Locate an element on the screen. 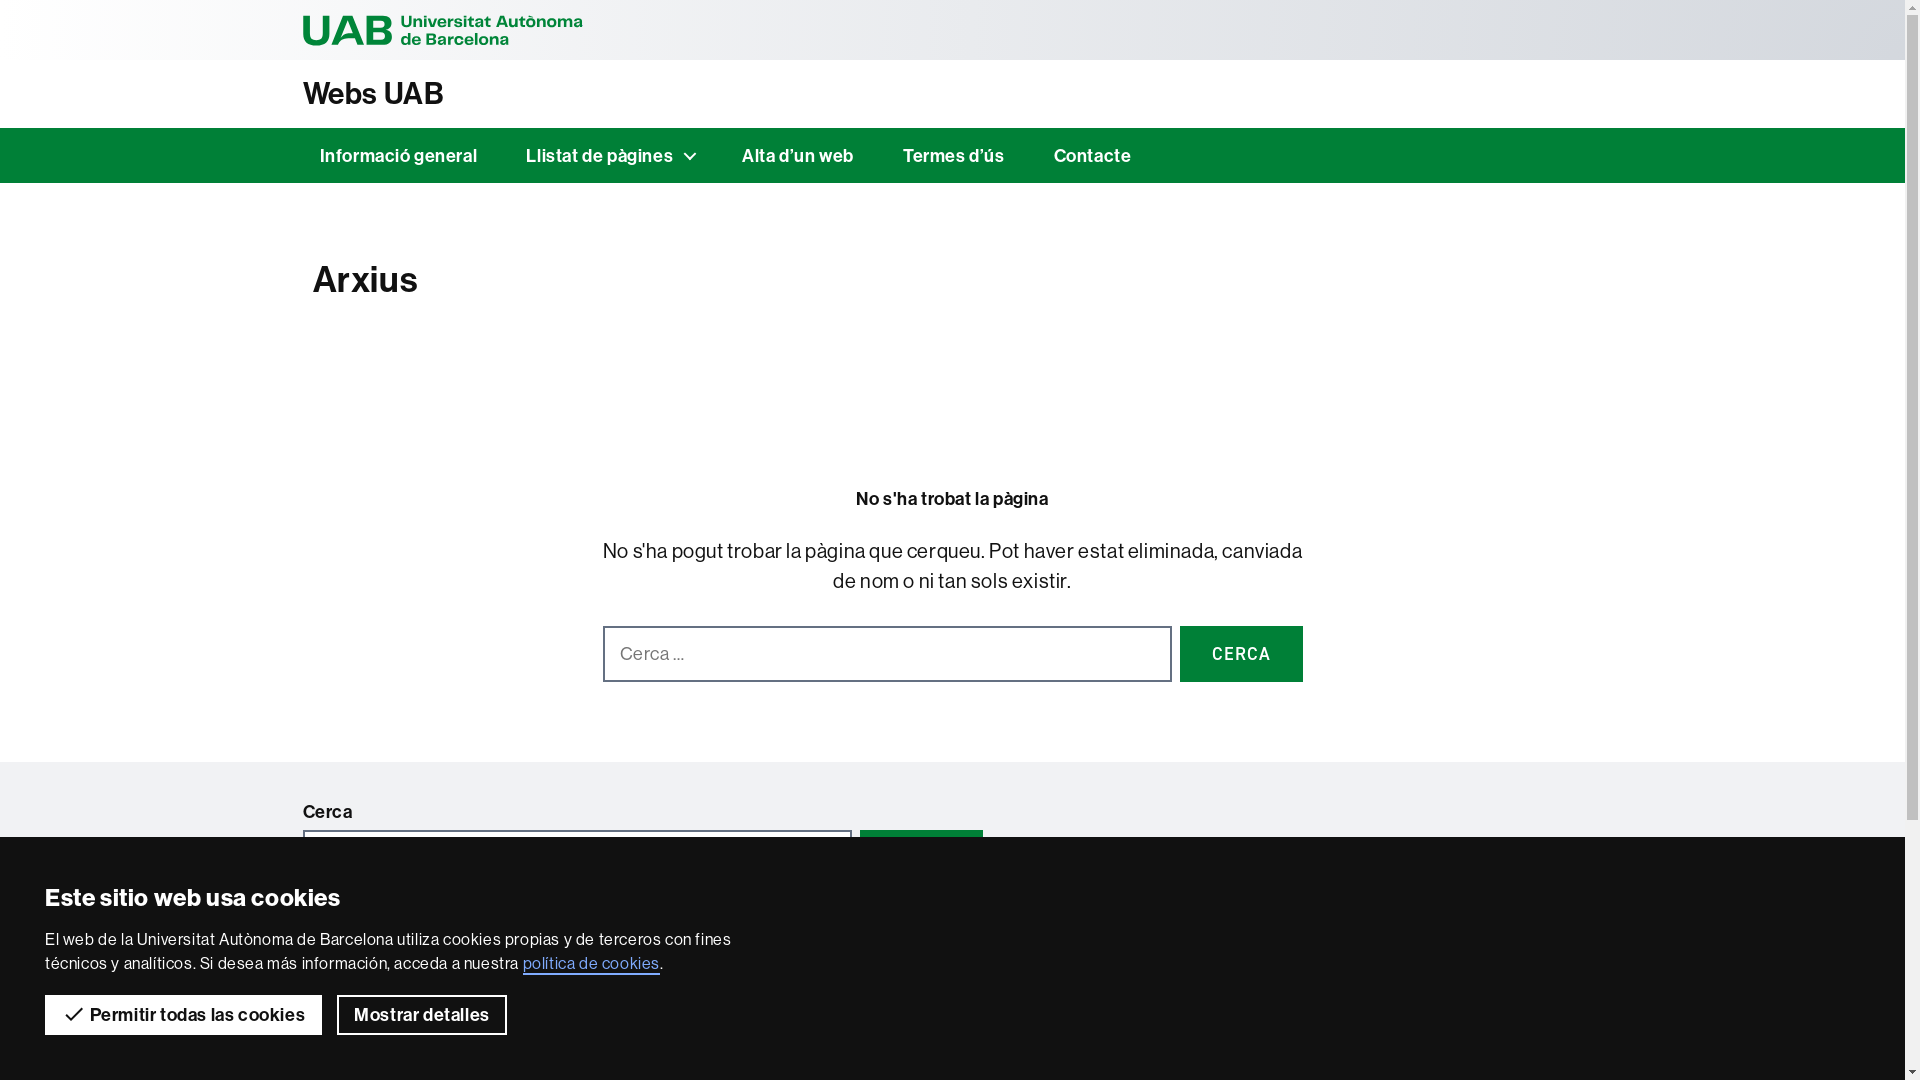 The image size is (1920, 1080). 'Webs UAB' is located at coordinates (301, 93).